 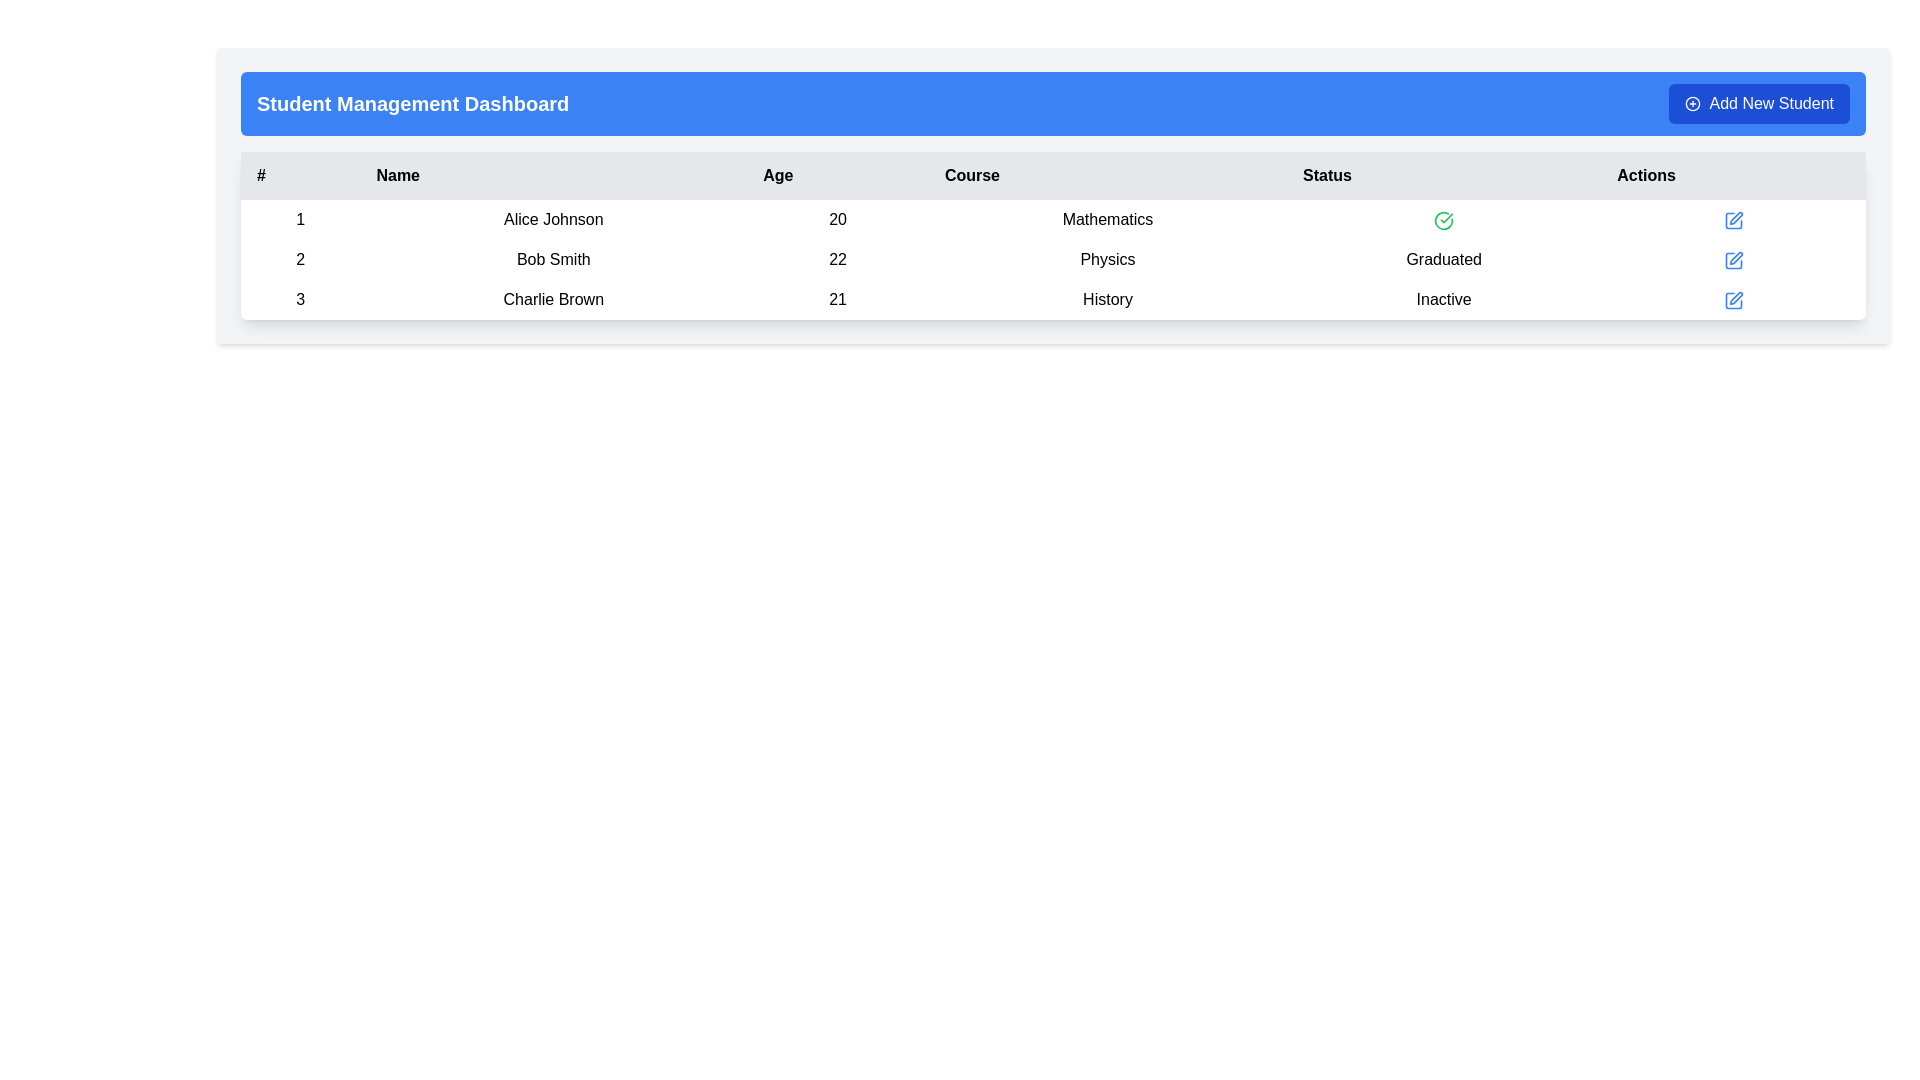 I want to click on the edit icon located in the 'Actions' column of the first row of the table, so click(x=1732, y=220).